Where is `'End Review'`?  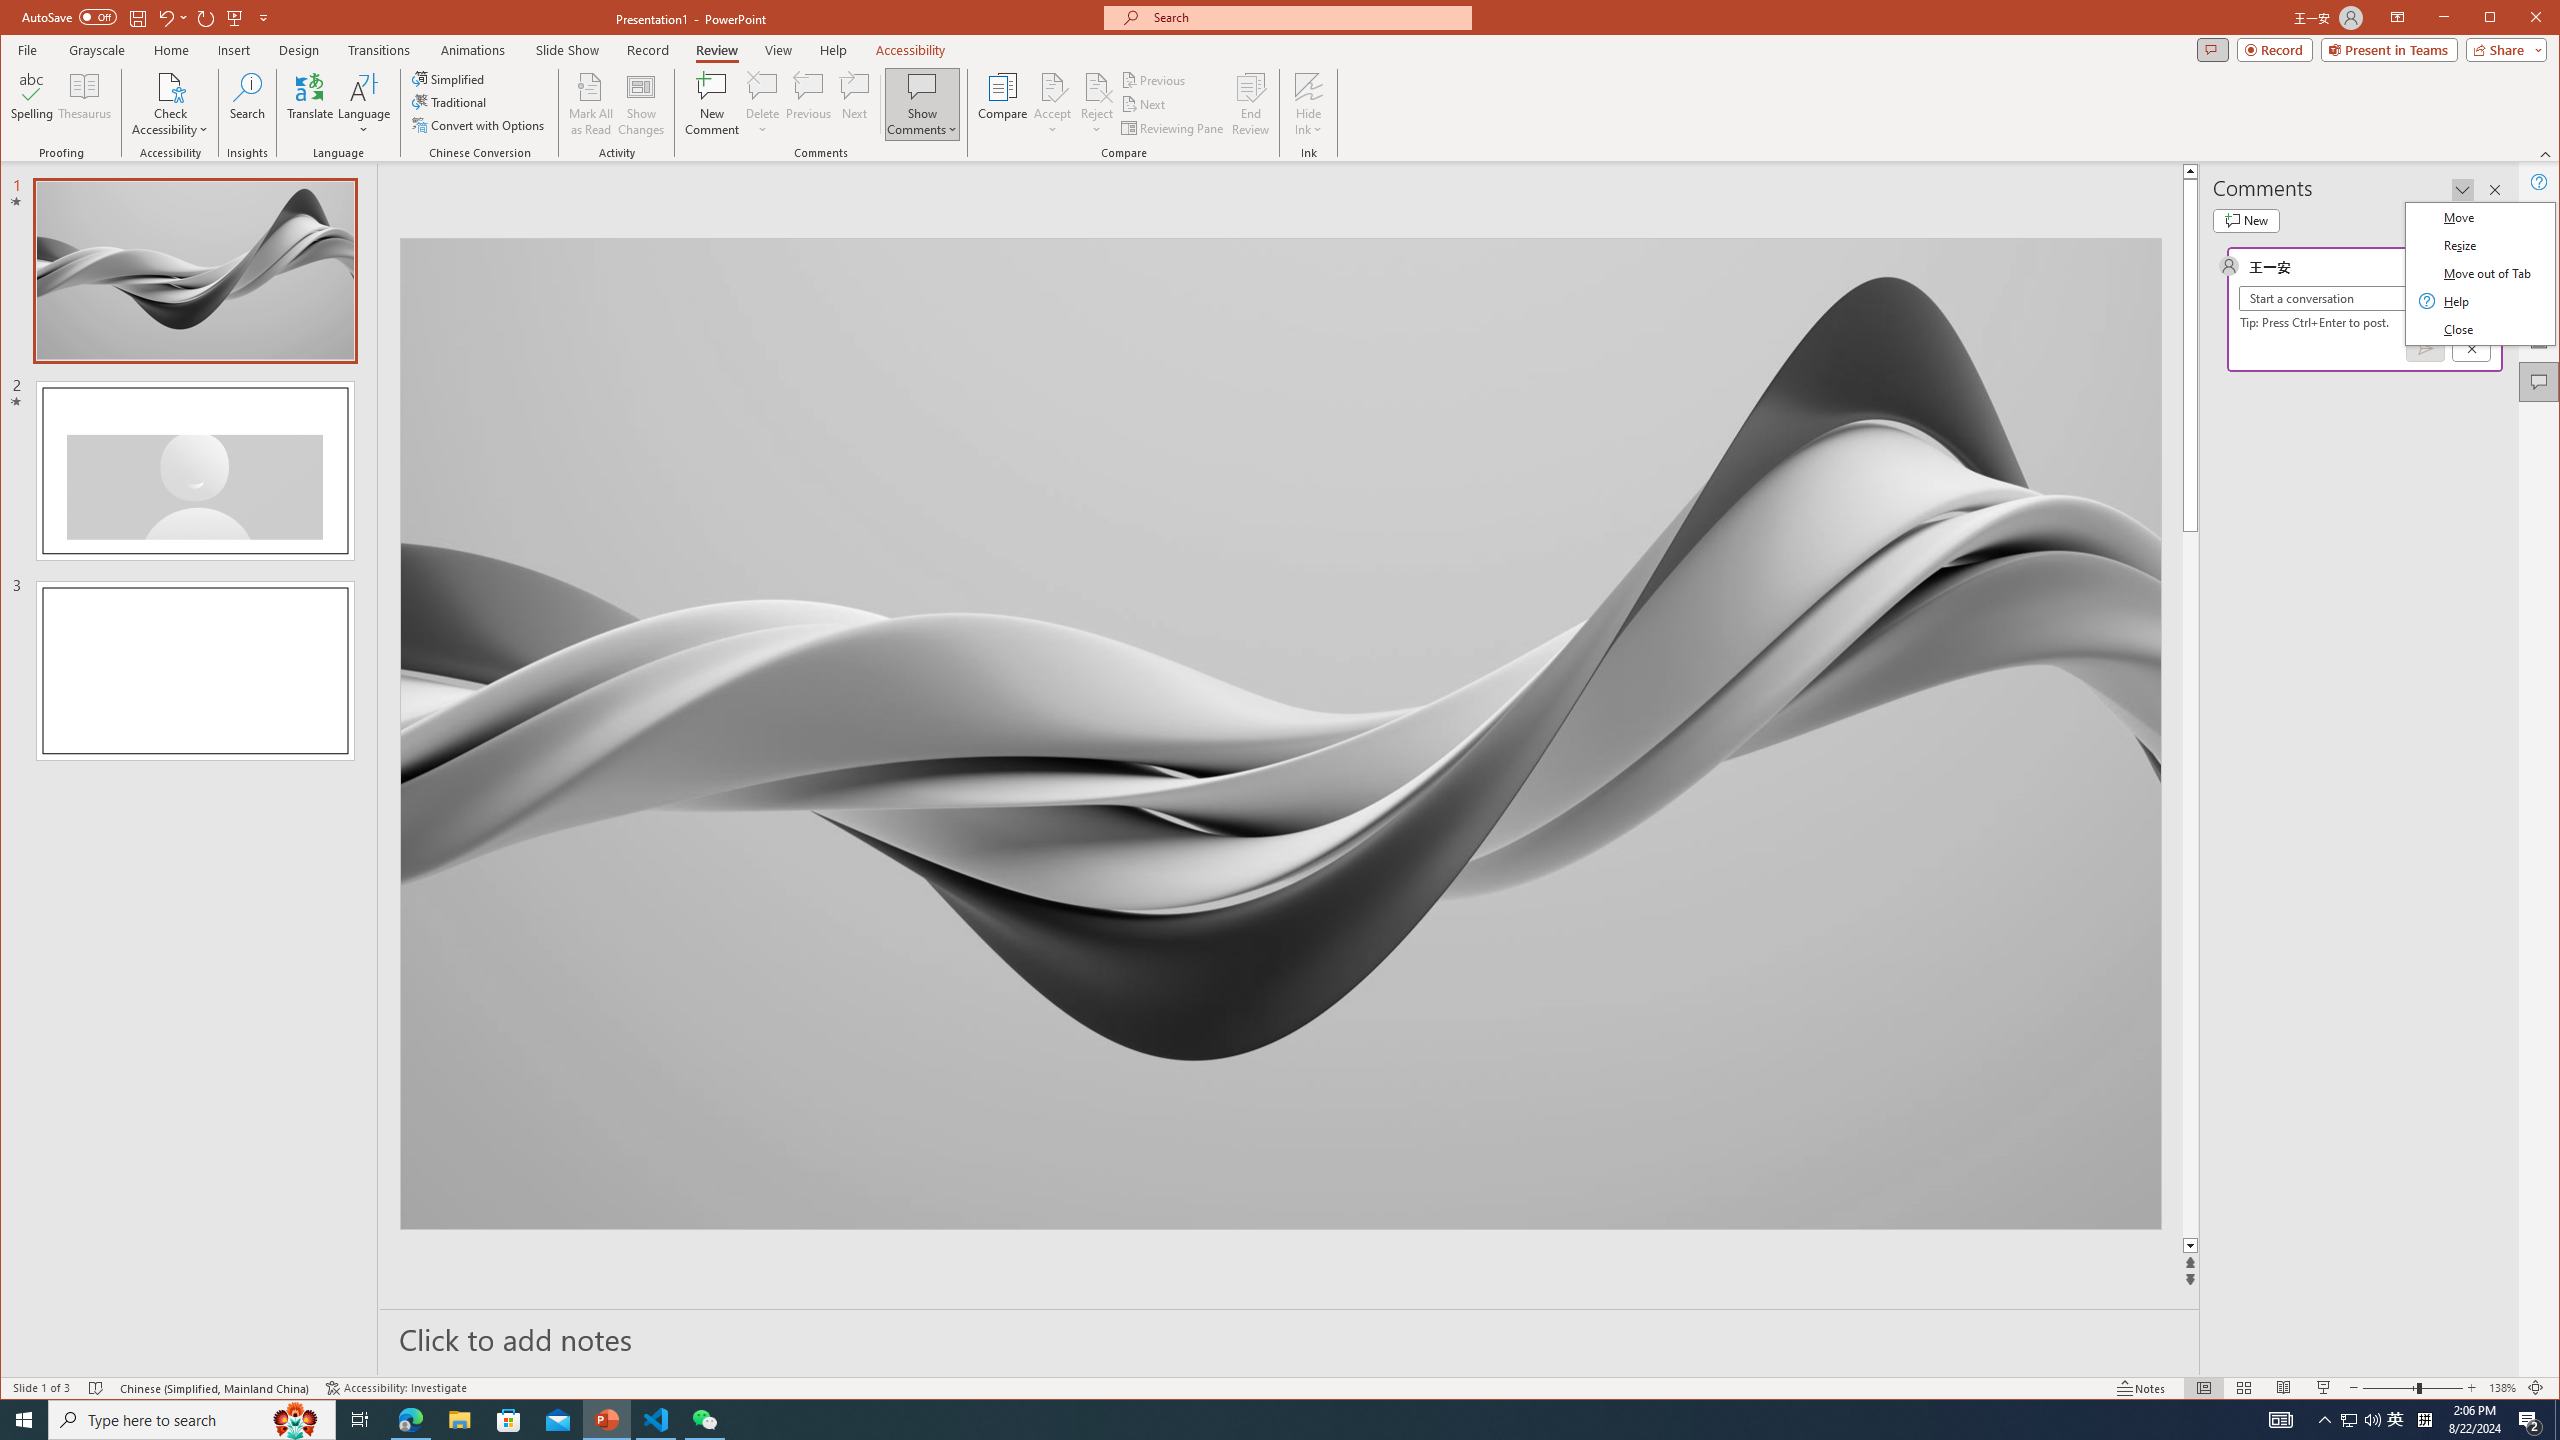 'End Review' is located at coordinates (1250, 103).